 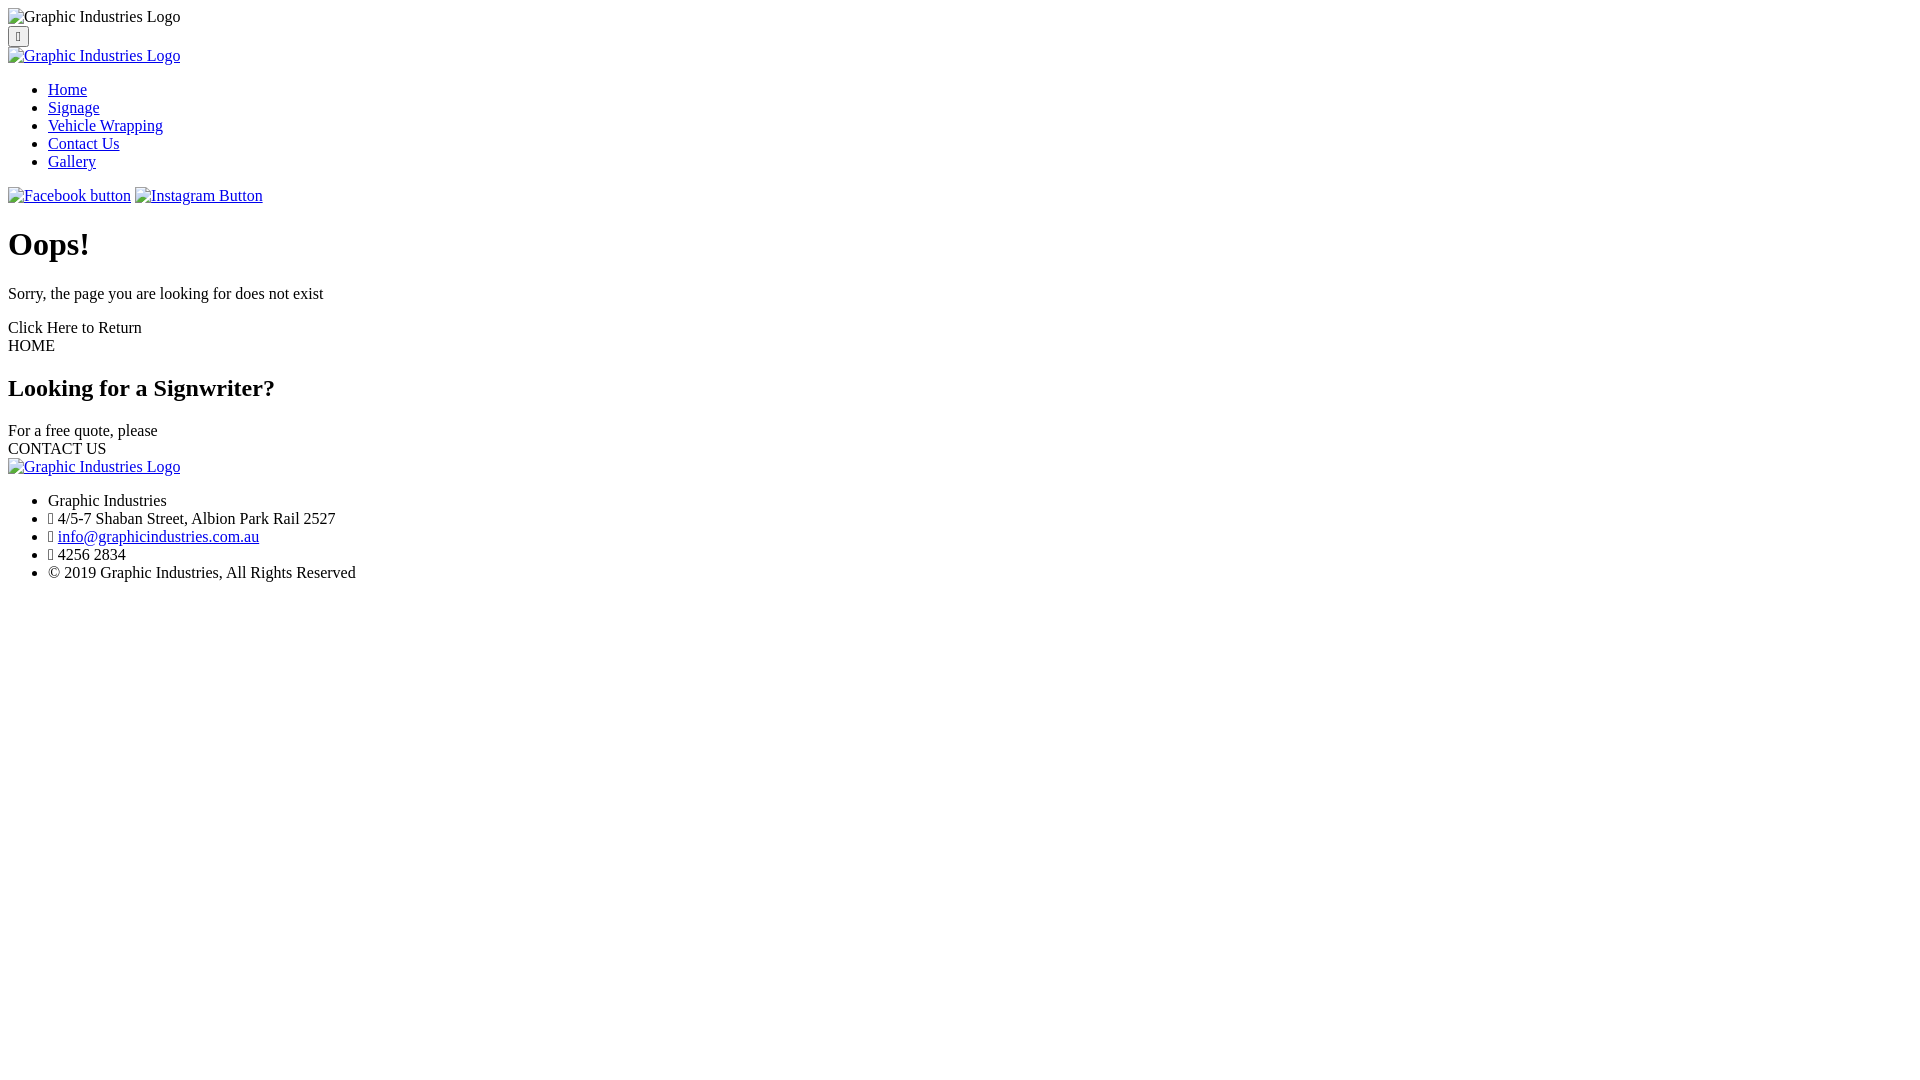 I want to click on 'For a free quote, please, so click(x=960, y=438).